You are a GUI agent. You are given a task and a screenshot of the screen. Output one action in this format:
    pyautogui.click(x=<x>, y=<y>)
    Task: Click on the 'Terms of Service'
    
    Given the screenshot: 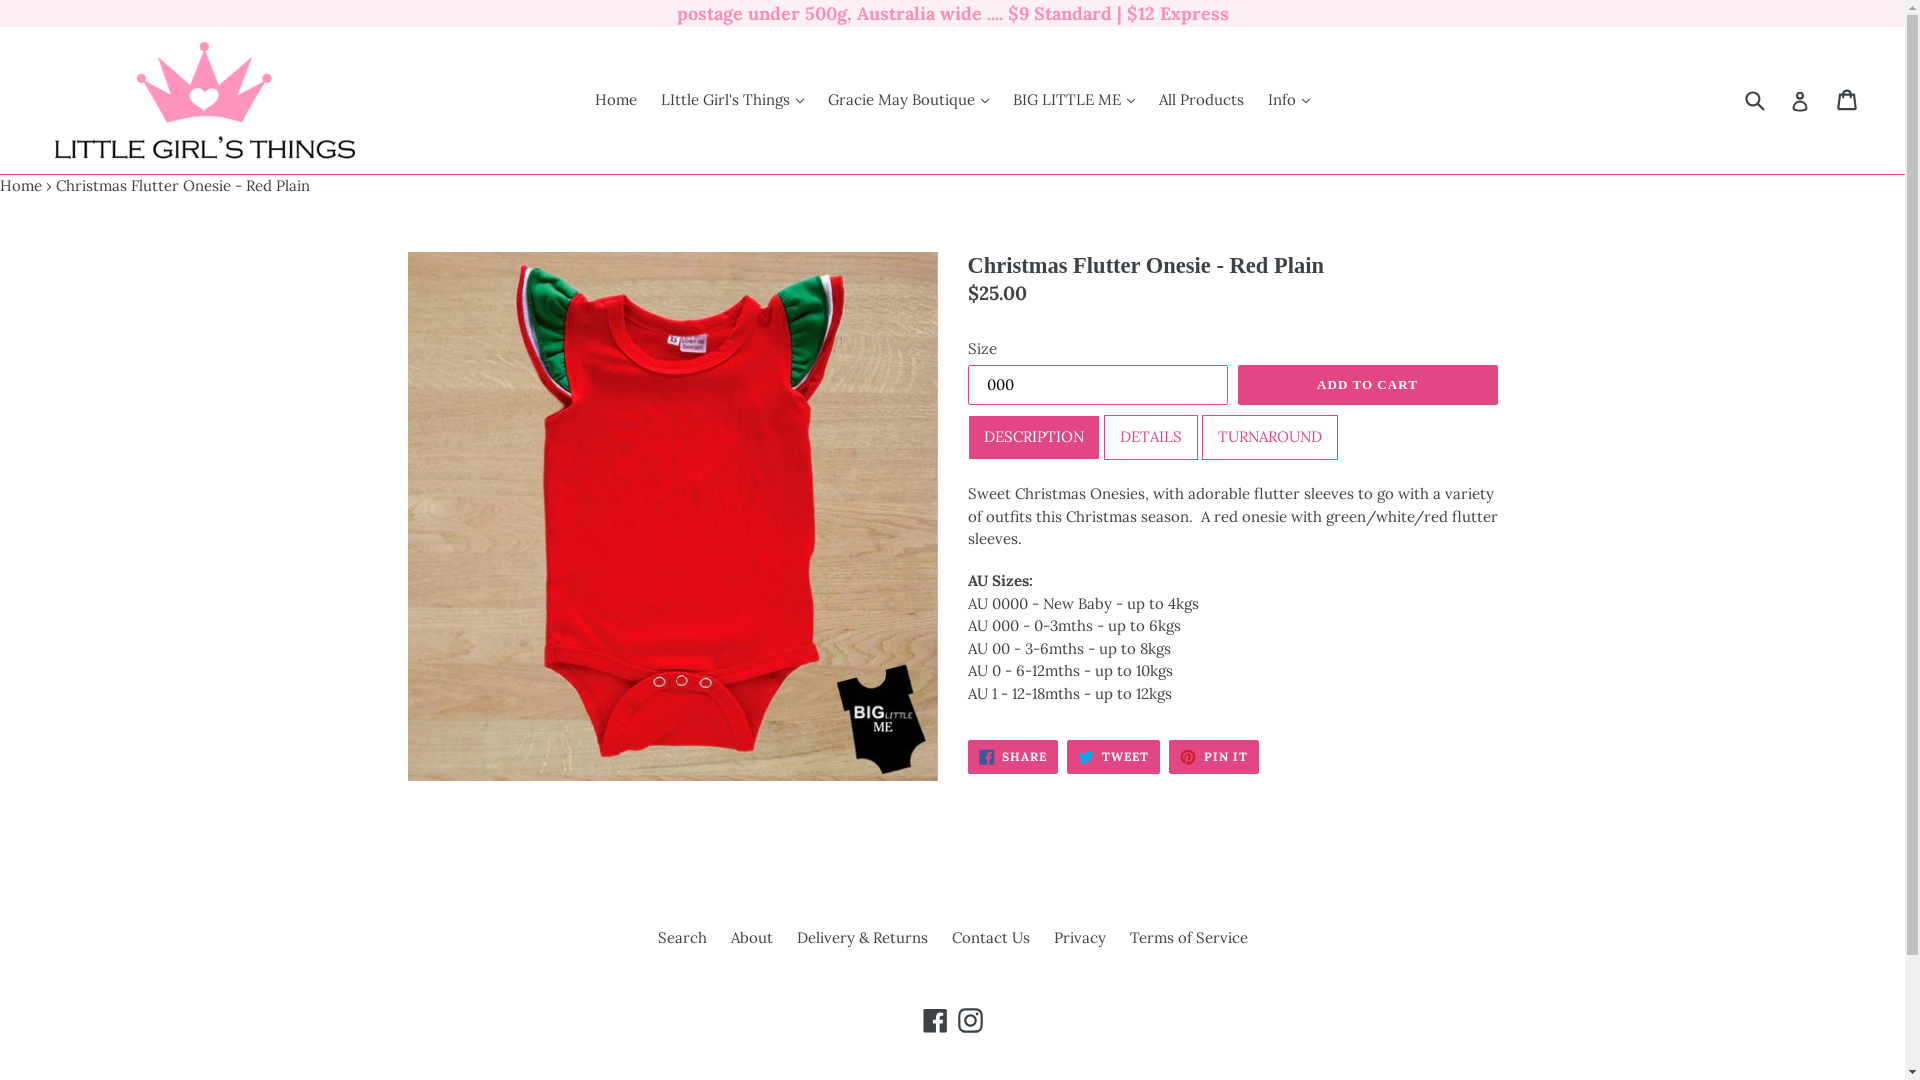 What is the action you would take?
    pyautogui.click(x=1189, y=937)
    